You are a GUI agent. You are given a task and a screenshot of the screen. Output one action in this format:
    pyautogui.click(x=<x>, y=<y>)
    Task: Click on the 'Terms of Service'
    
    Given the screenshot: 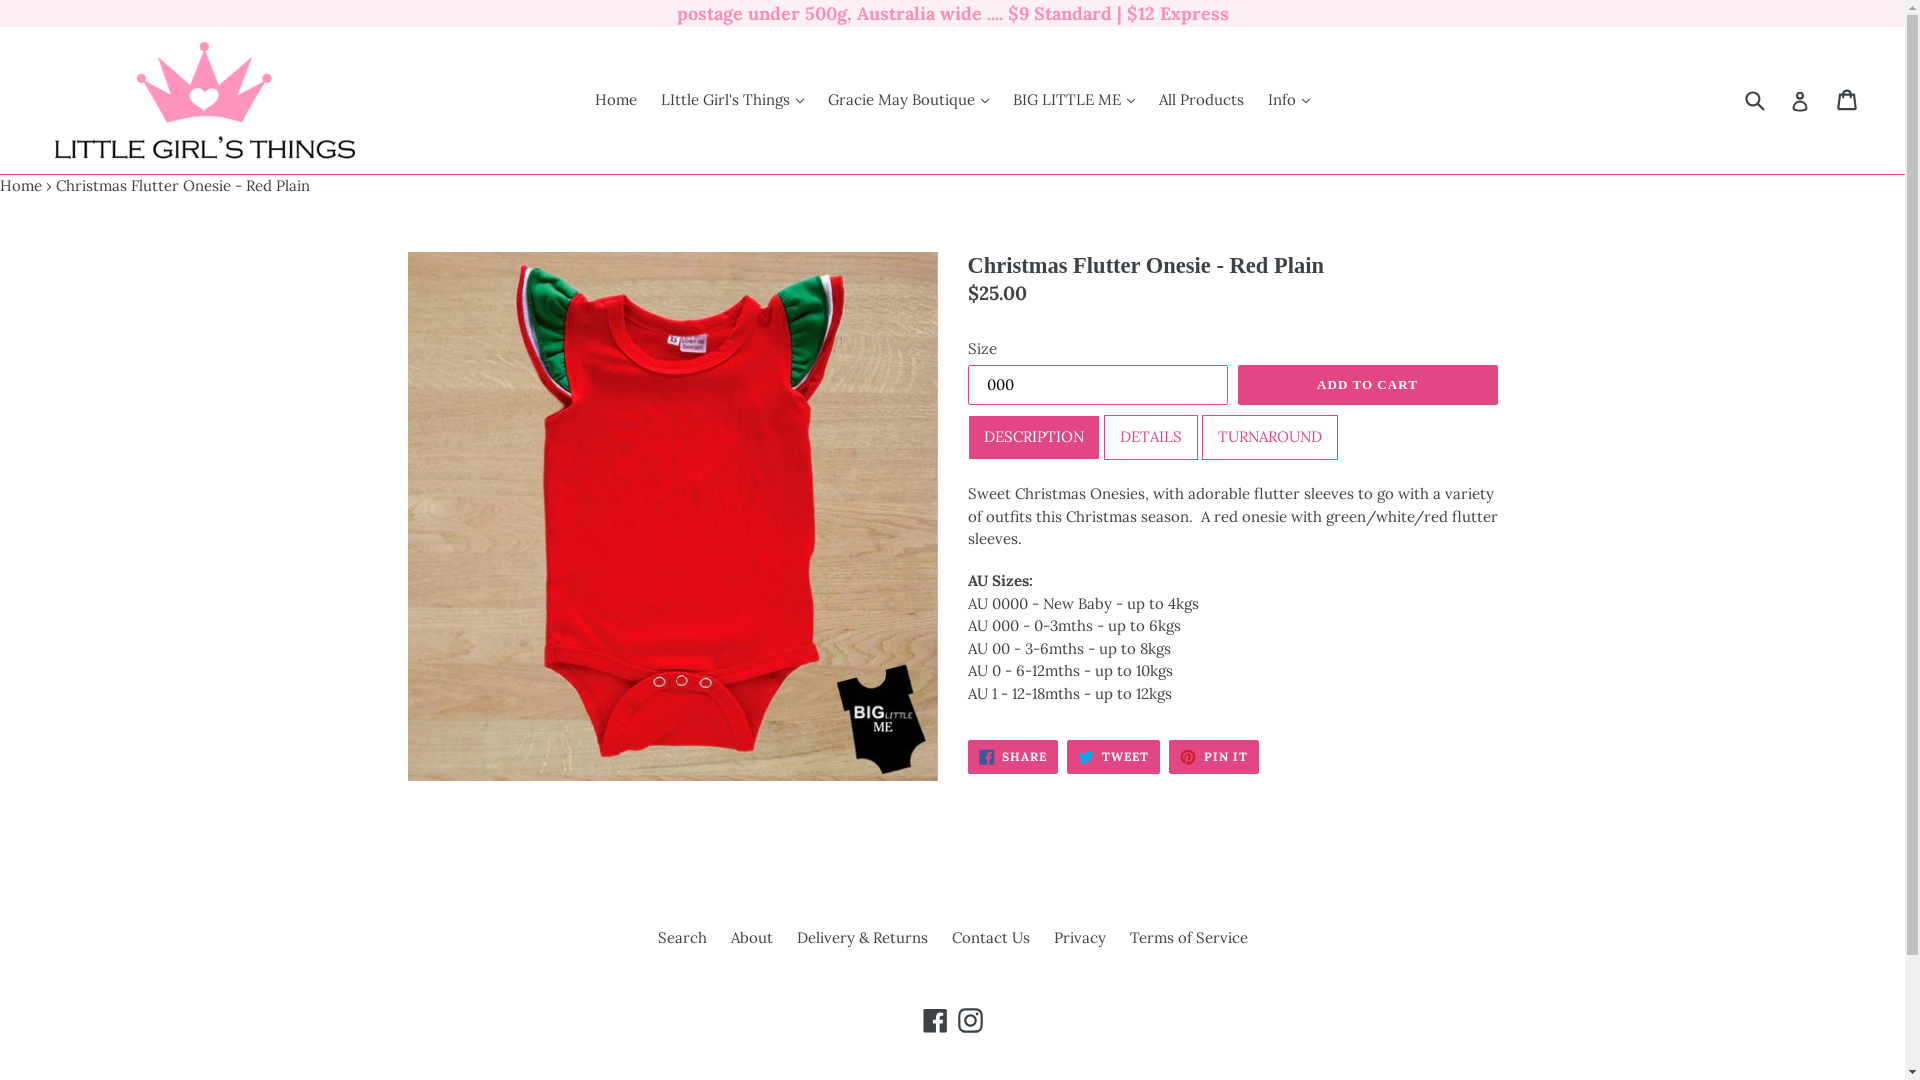 What is the action you would take?
    pyautogui.click(x=1189, y=937)
    